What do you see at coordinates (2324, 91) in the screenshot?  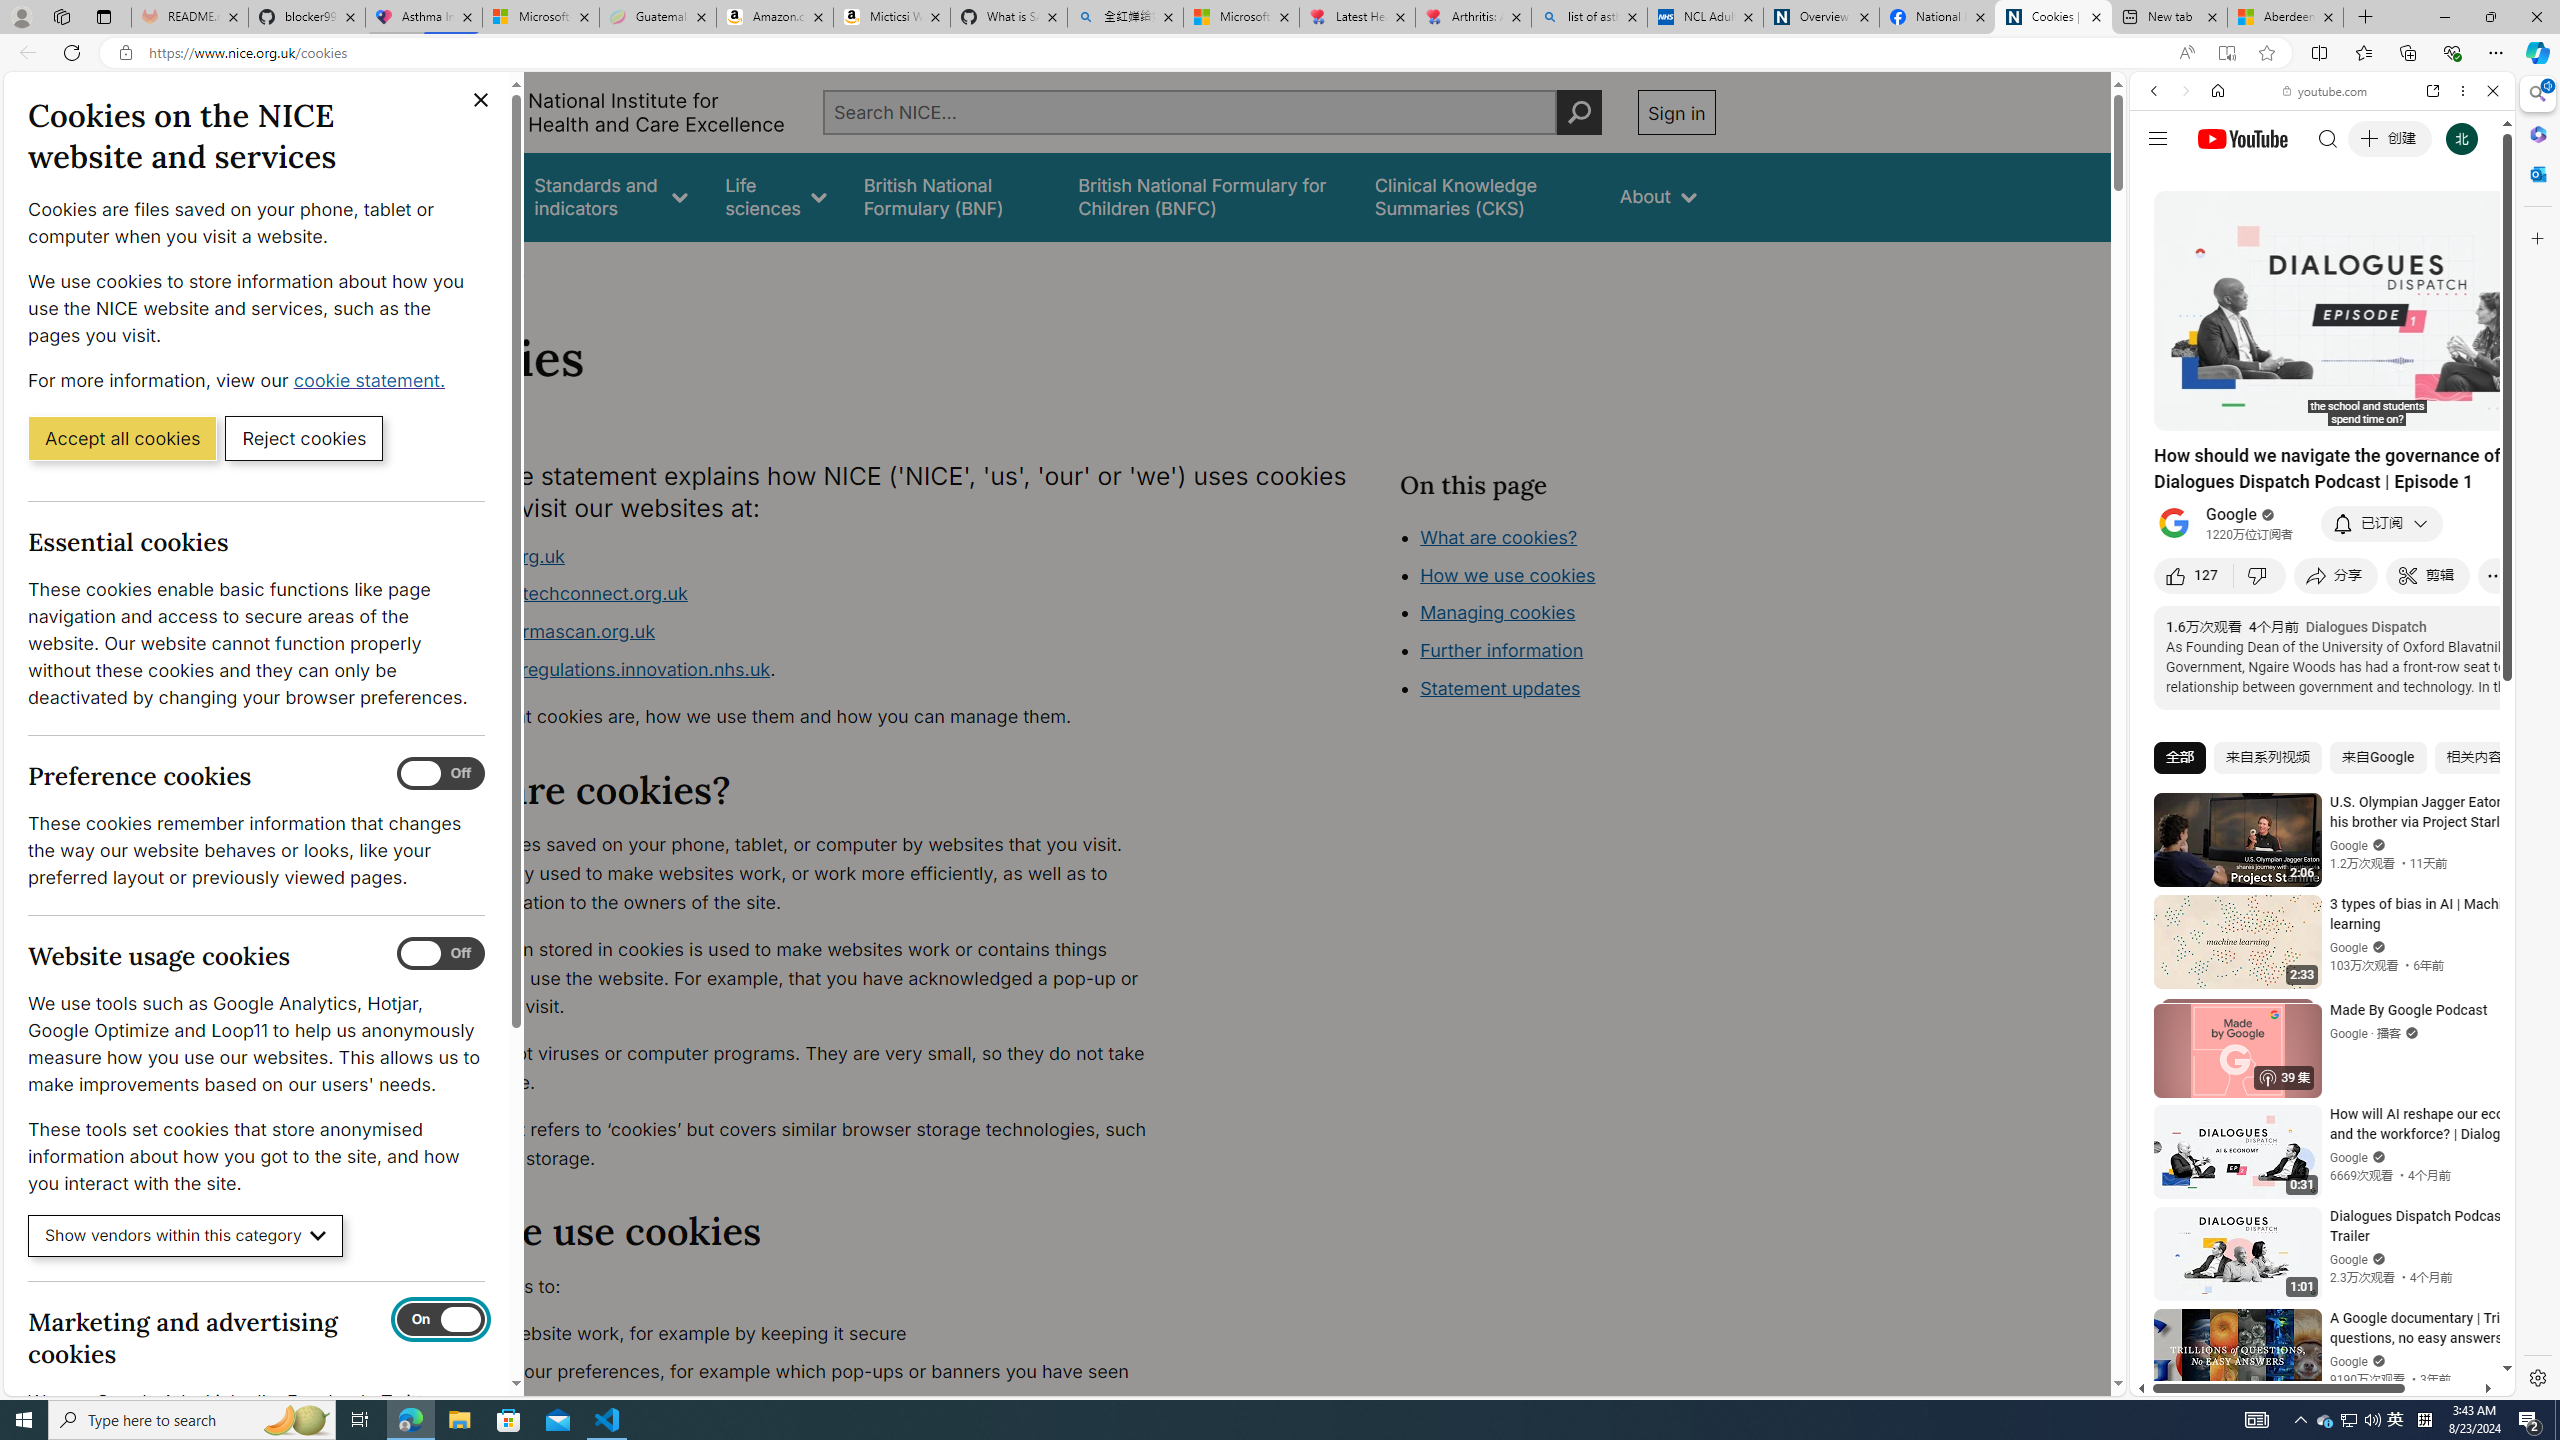 I see `'youtube.com'` at bounding box center [2324, 91].